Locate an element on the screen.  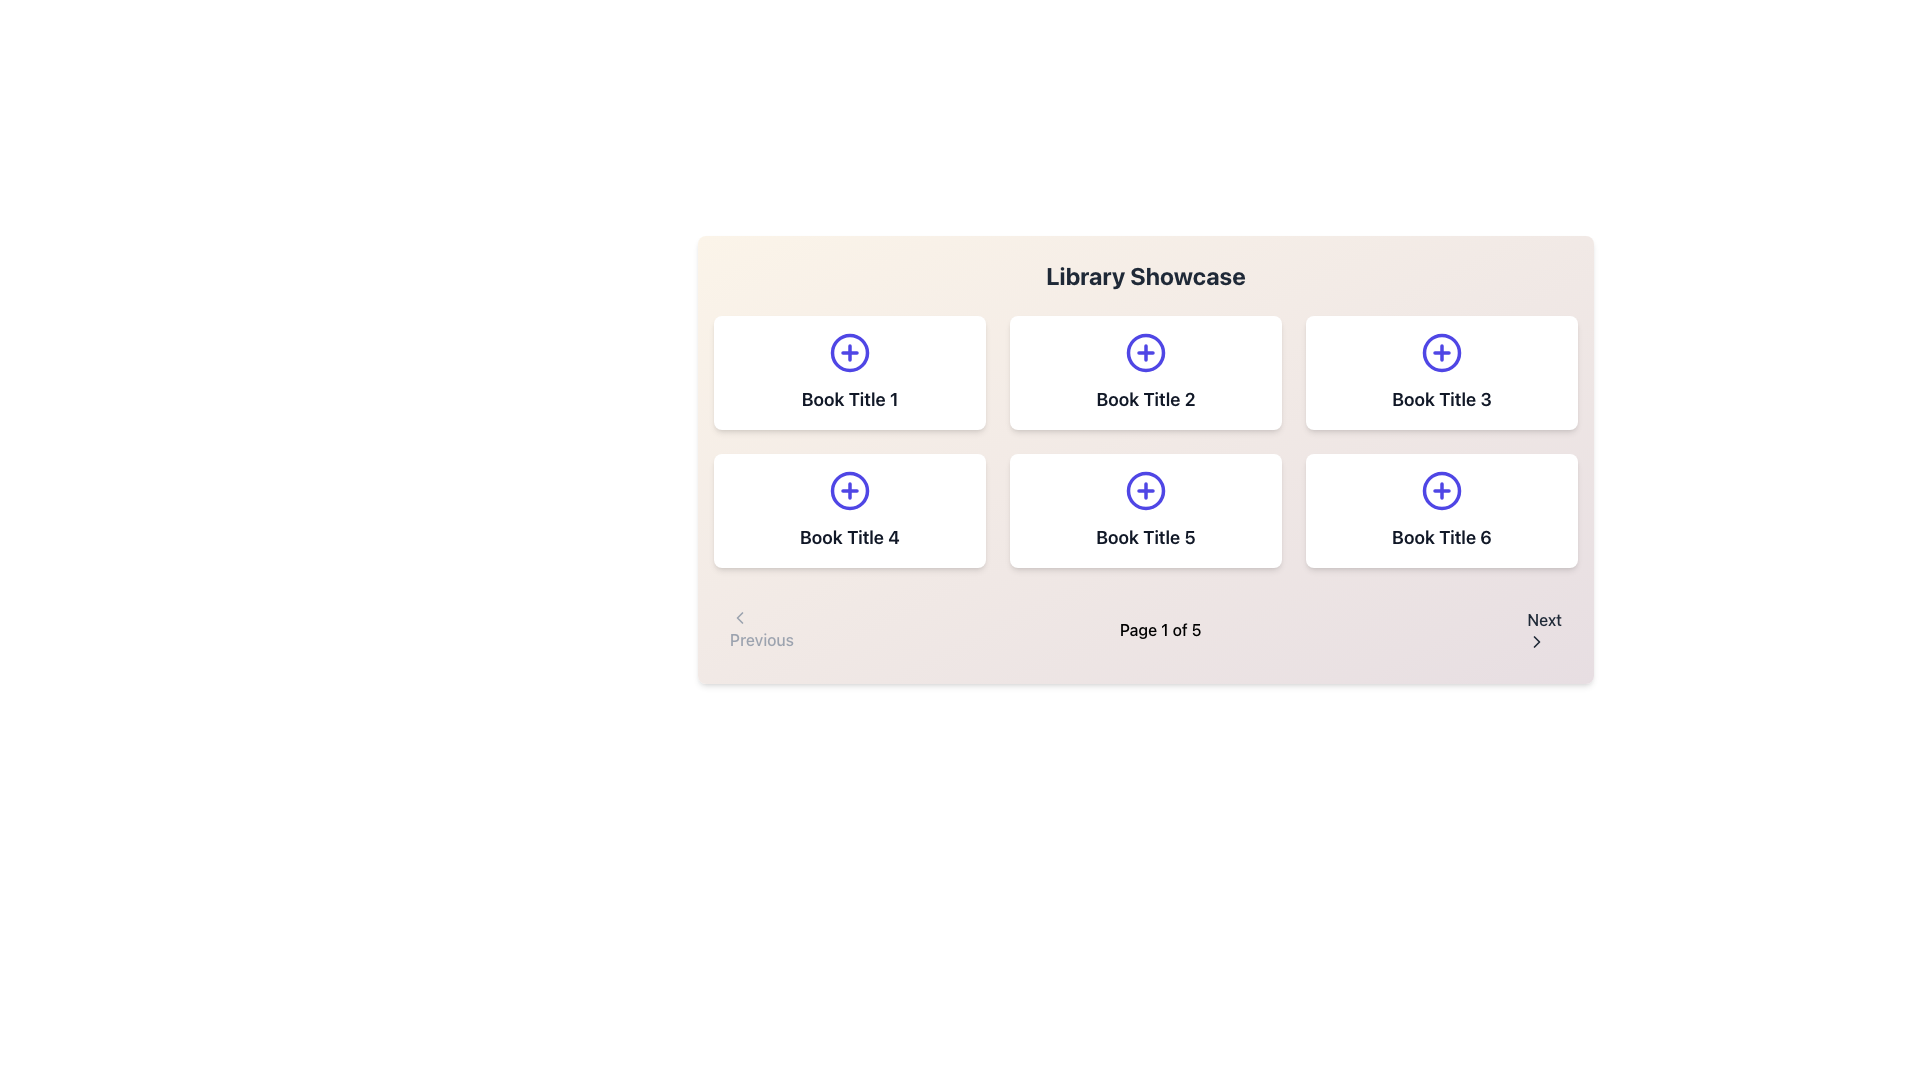
text from the Text Label that indicates the current page number, positioned between the 'Previous' and 'Next' buttons in the pagination section is located at coordinates (1160, 628).